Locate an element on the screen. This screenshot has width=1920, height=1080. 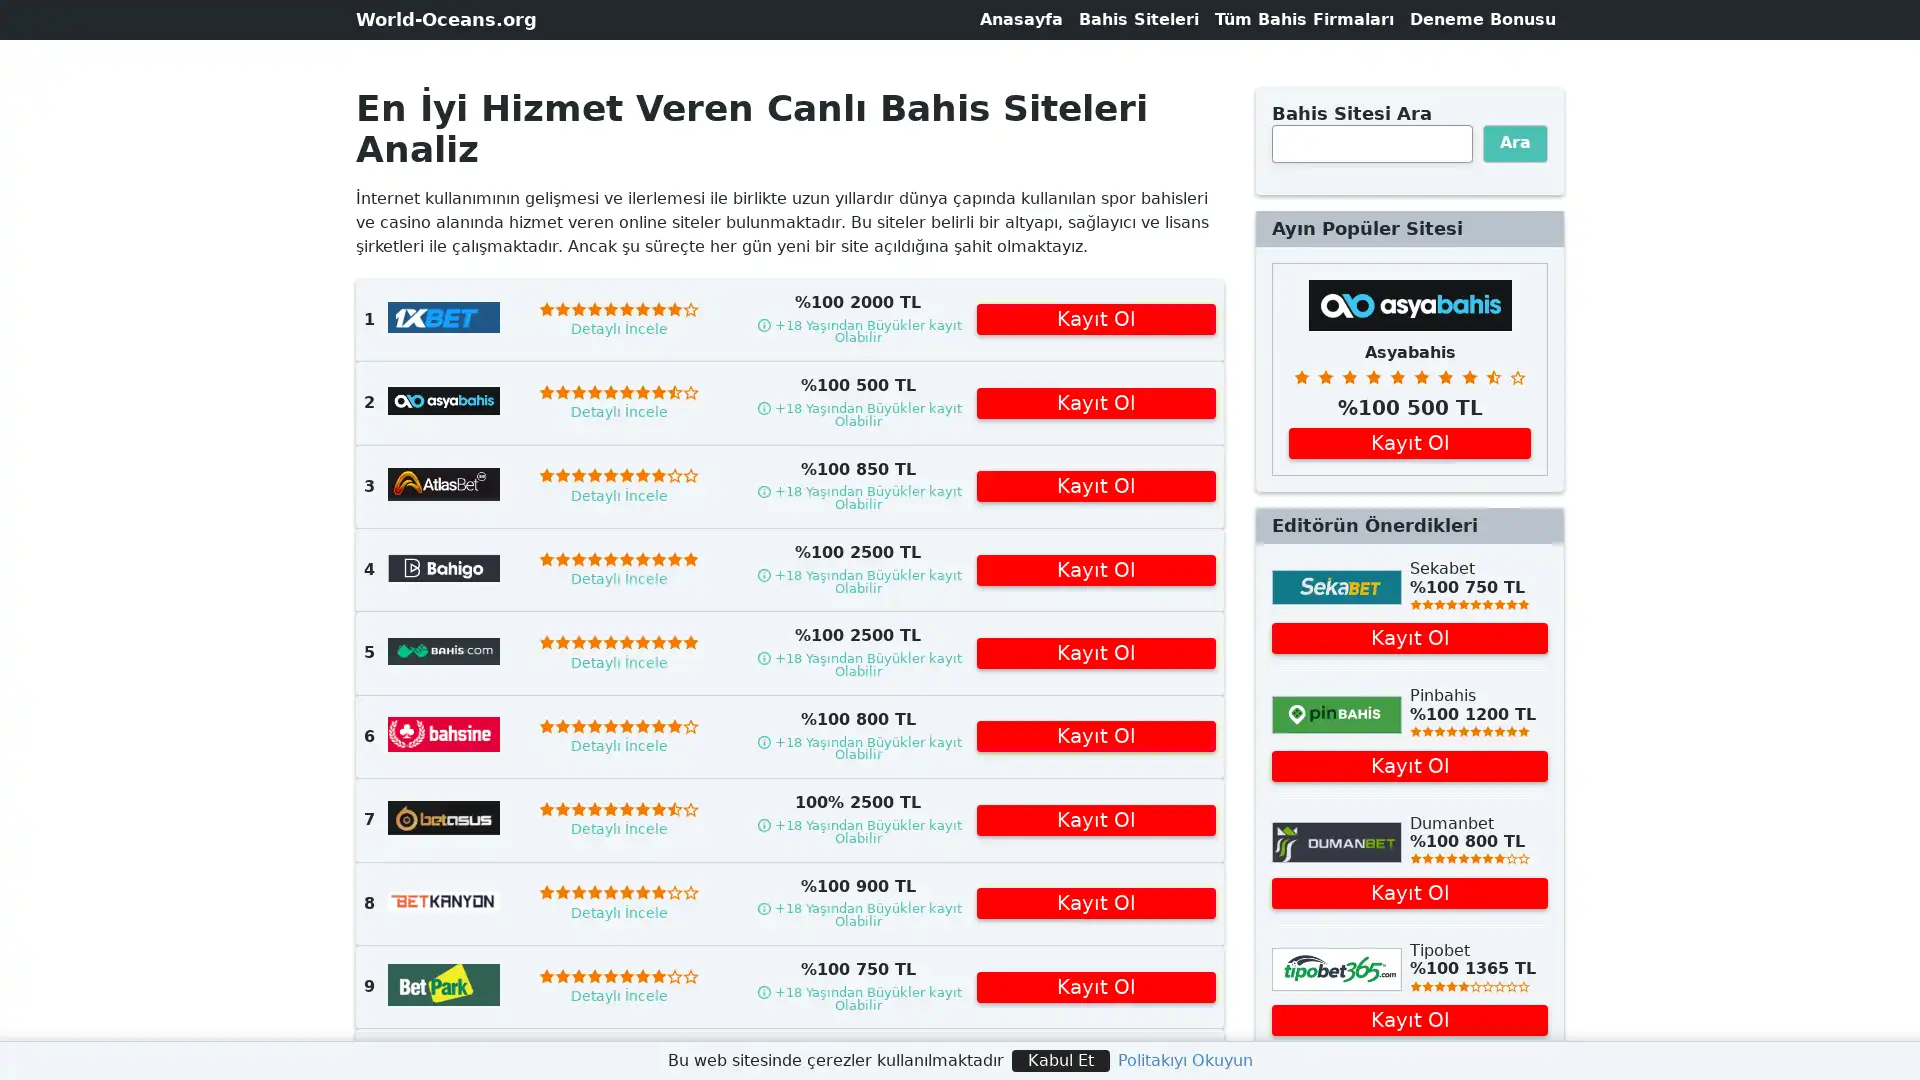
Ara is located at coordinates (1515, 141).